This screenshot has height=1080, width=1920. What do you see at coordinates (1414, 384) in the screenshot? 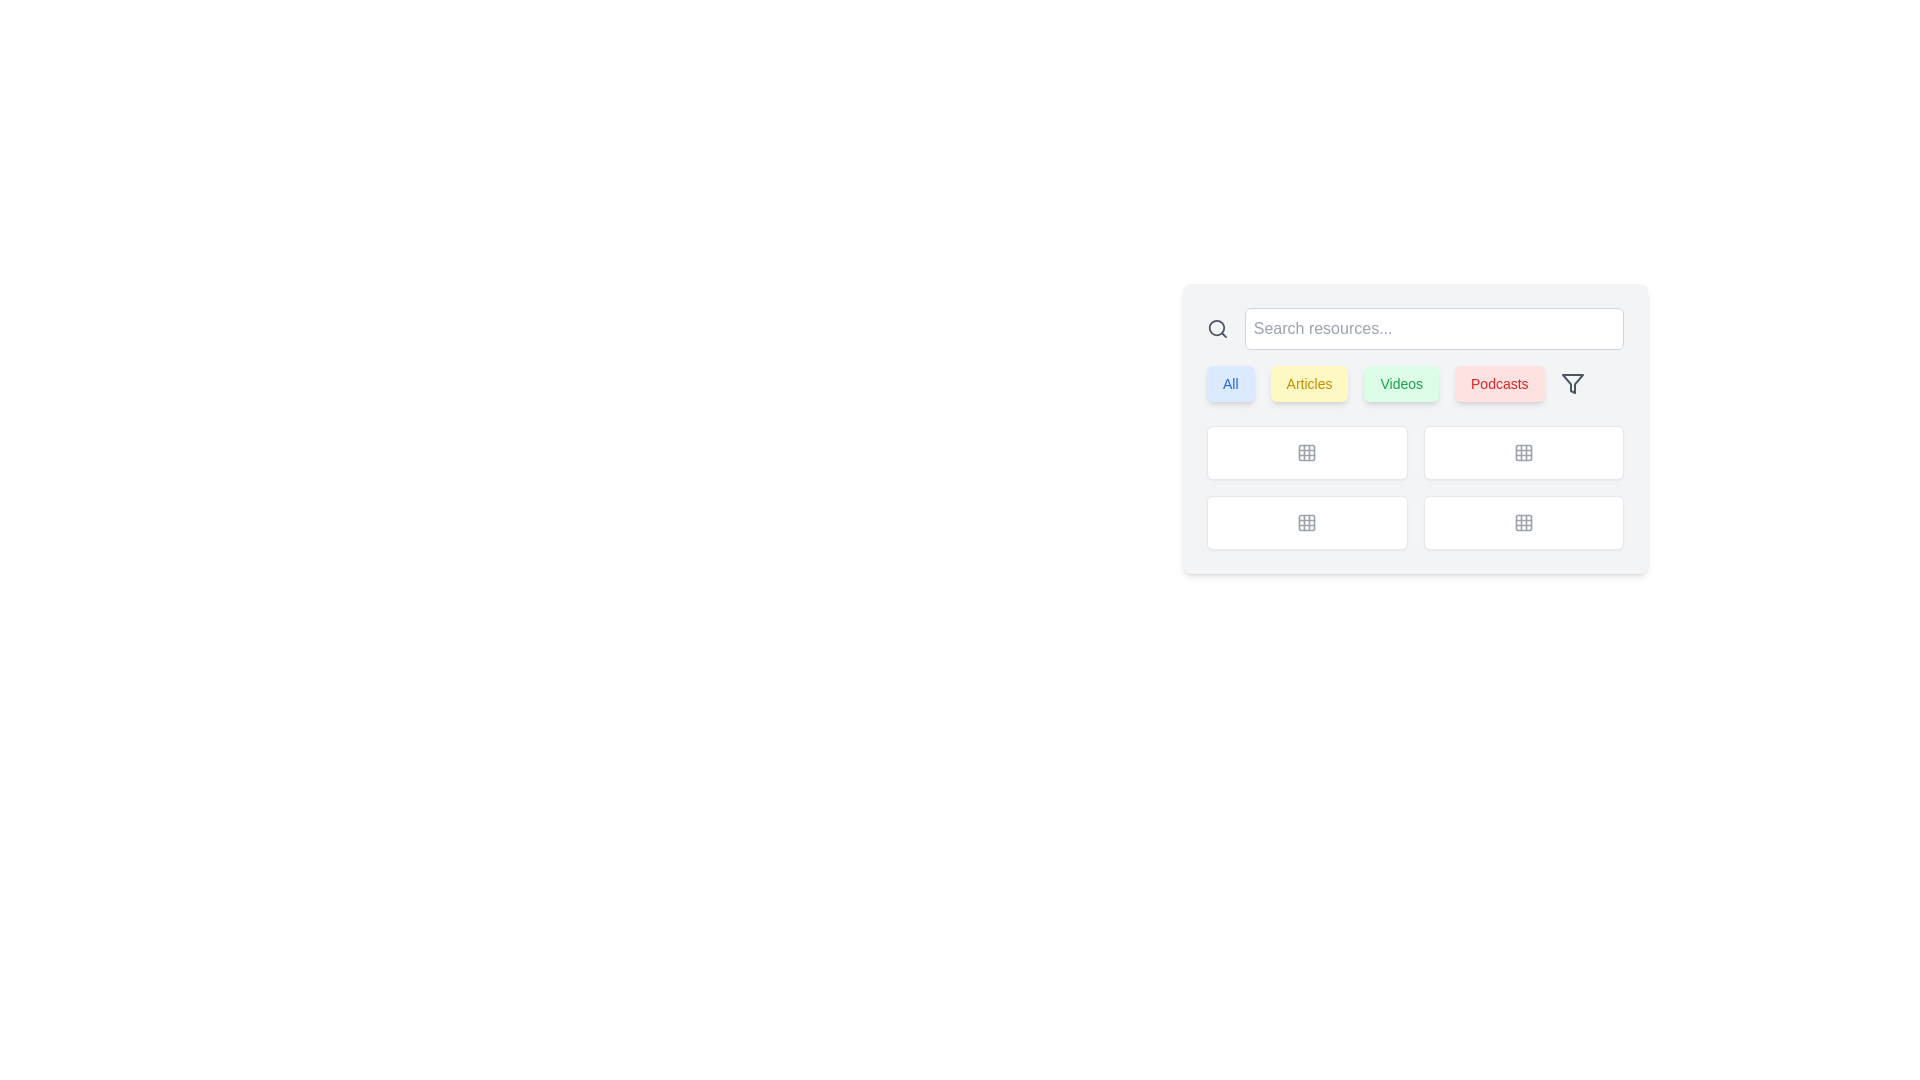
I see `the 'Videos' filter button, which is the third button in a horizontal sequence of four buttons located below the search bar and above the grid layout` at bounding box center [1414, 384].